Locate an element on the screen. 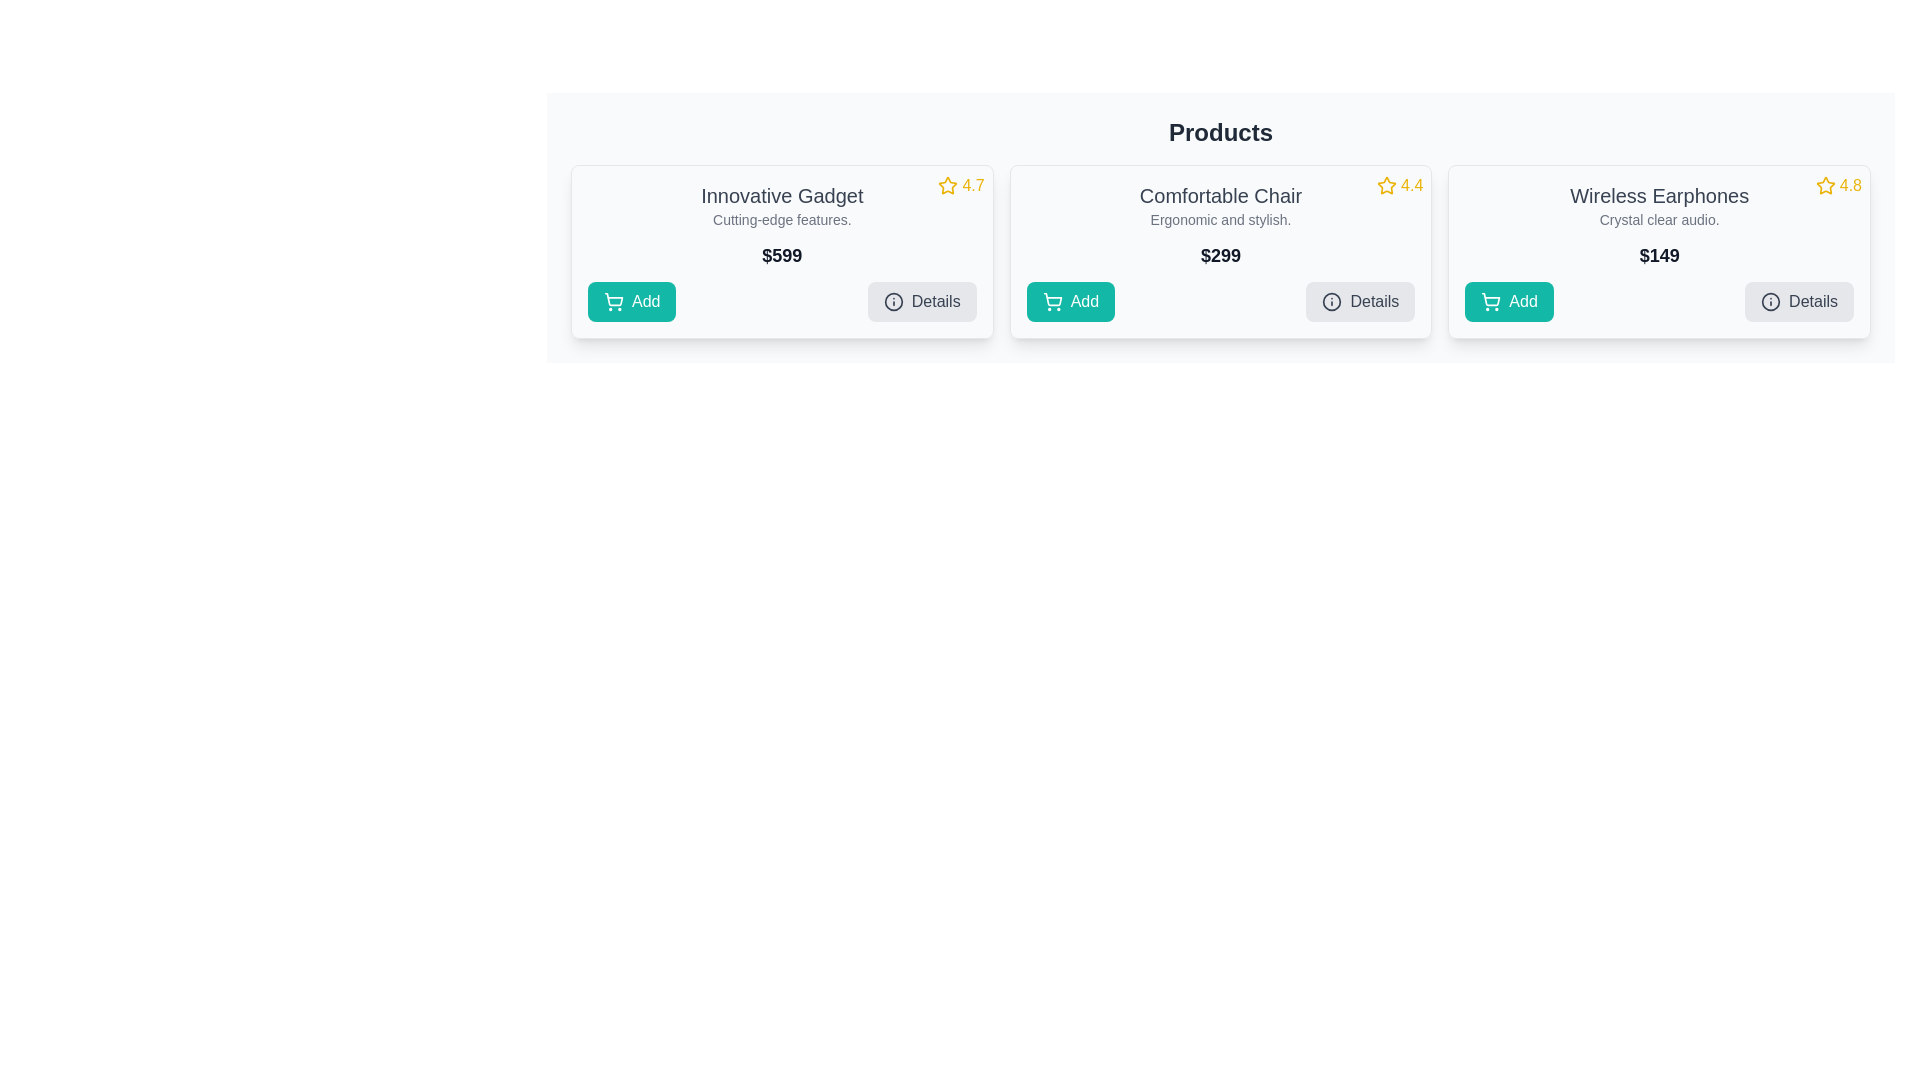 The width and height of the screenshot is (1920, 1080). the 'Details' button located to the right of the 'Add' button within the card titled 'Innovative Gadget' is located at coordinates (921, 301).